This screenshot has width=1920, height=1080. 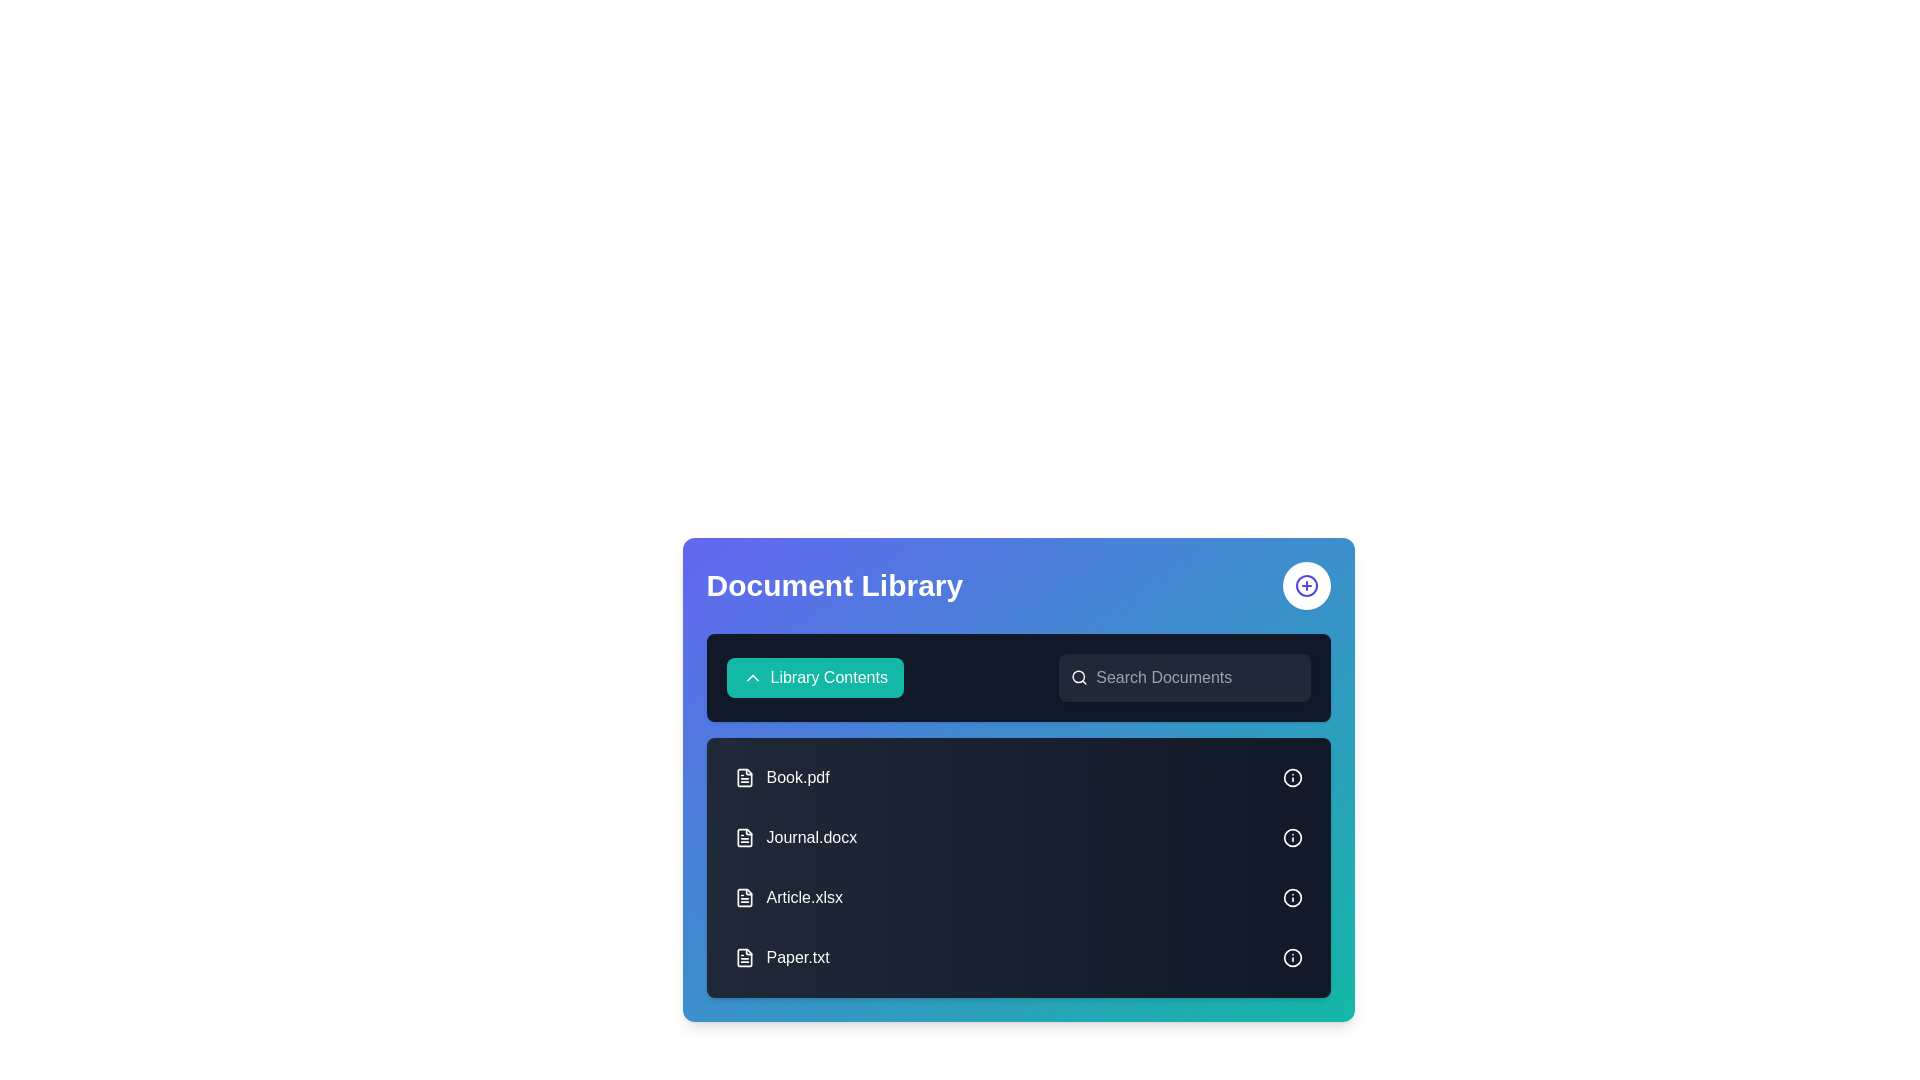 I want to click on the document file icon representing 'Paper.txt', located to the left of the text in the Document Library's file list, so click(x=743, y=956).